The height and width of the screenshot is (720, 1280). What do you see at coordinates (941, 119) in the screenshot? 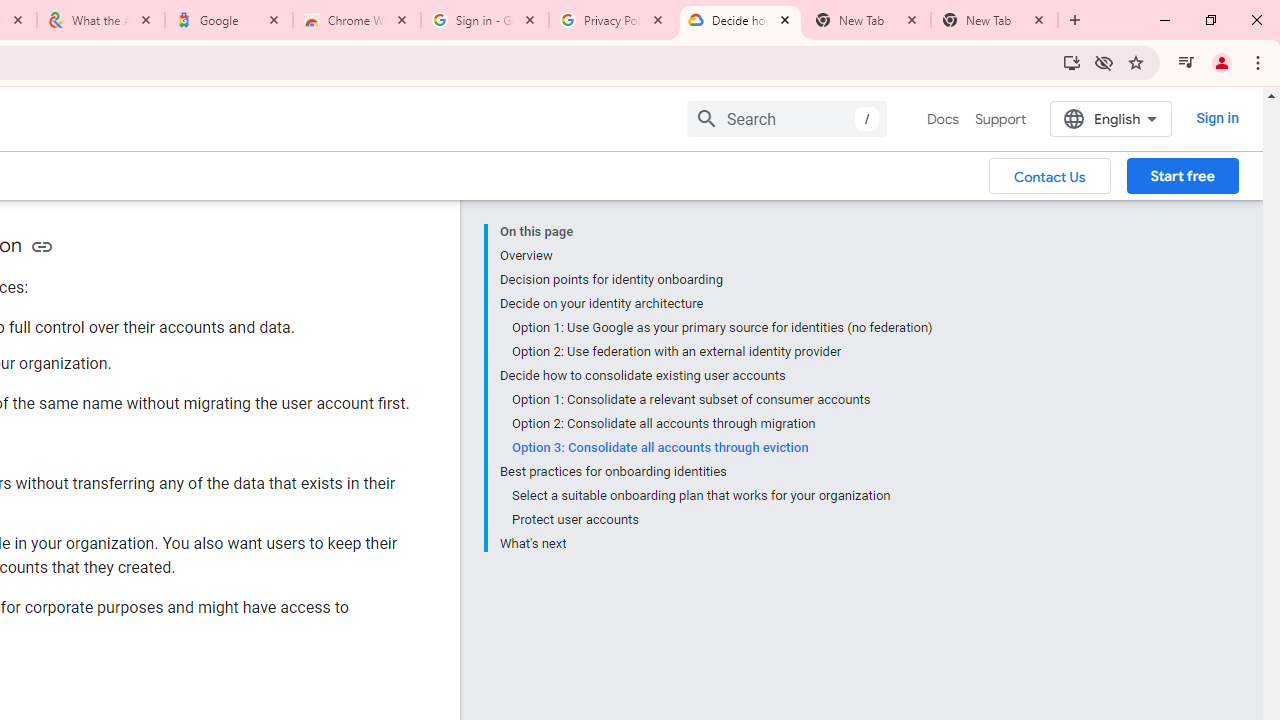
I see `'Docs, selected'` at bounding box center [941, 119].